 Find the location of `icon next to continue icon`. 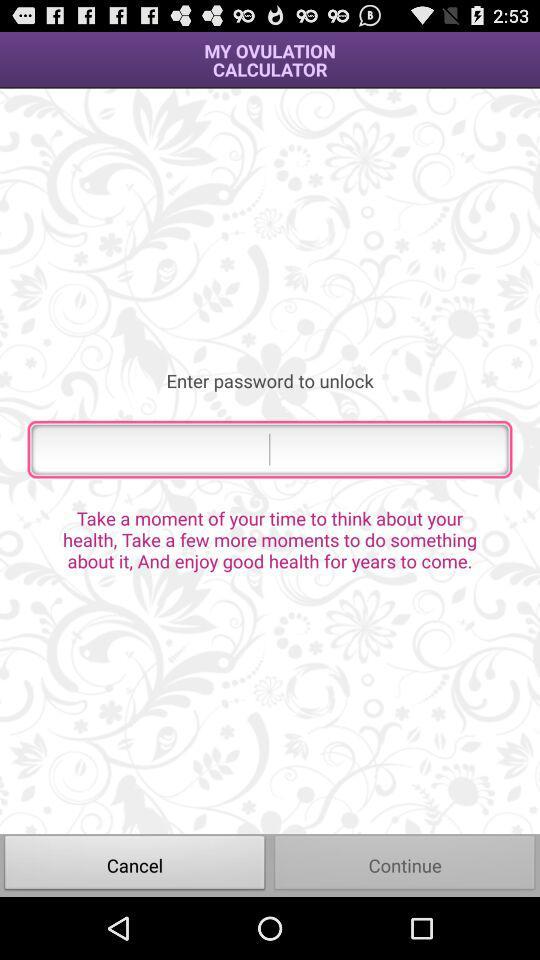

icon next to continue icon is located at coordinates (135, 864).